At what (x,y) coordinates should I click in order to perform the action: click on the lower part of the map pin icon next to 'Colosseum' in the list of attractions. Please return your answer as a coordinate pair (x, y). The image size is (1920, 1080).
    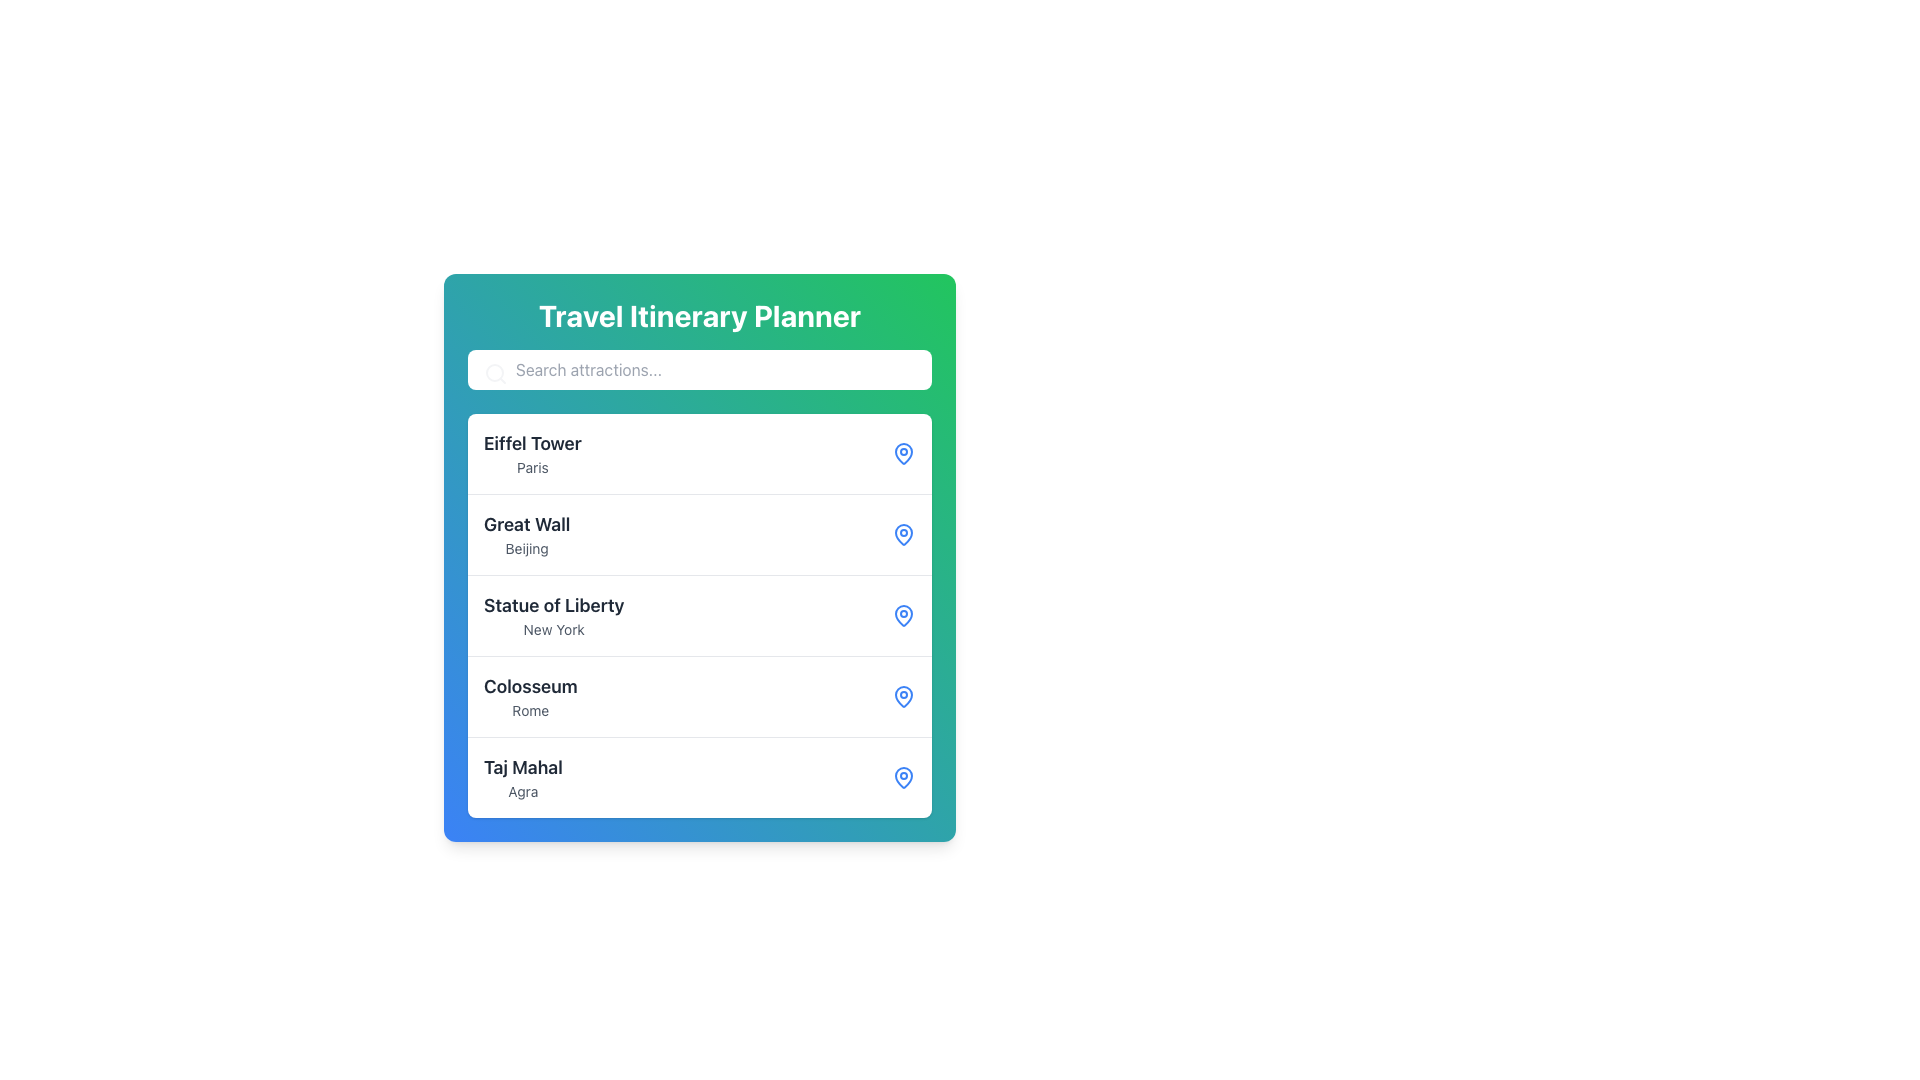
    Looking at the image, I should click on (902, 694).